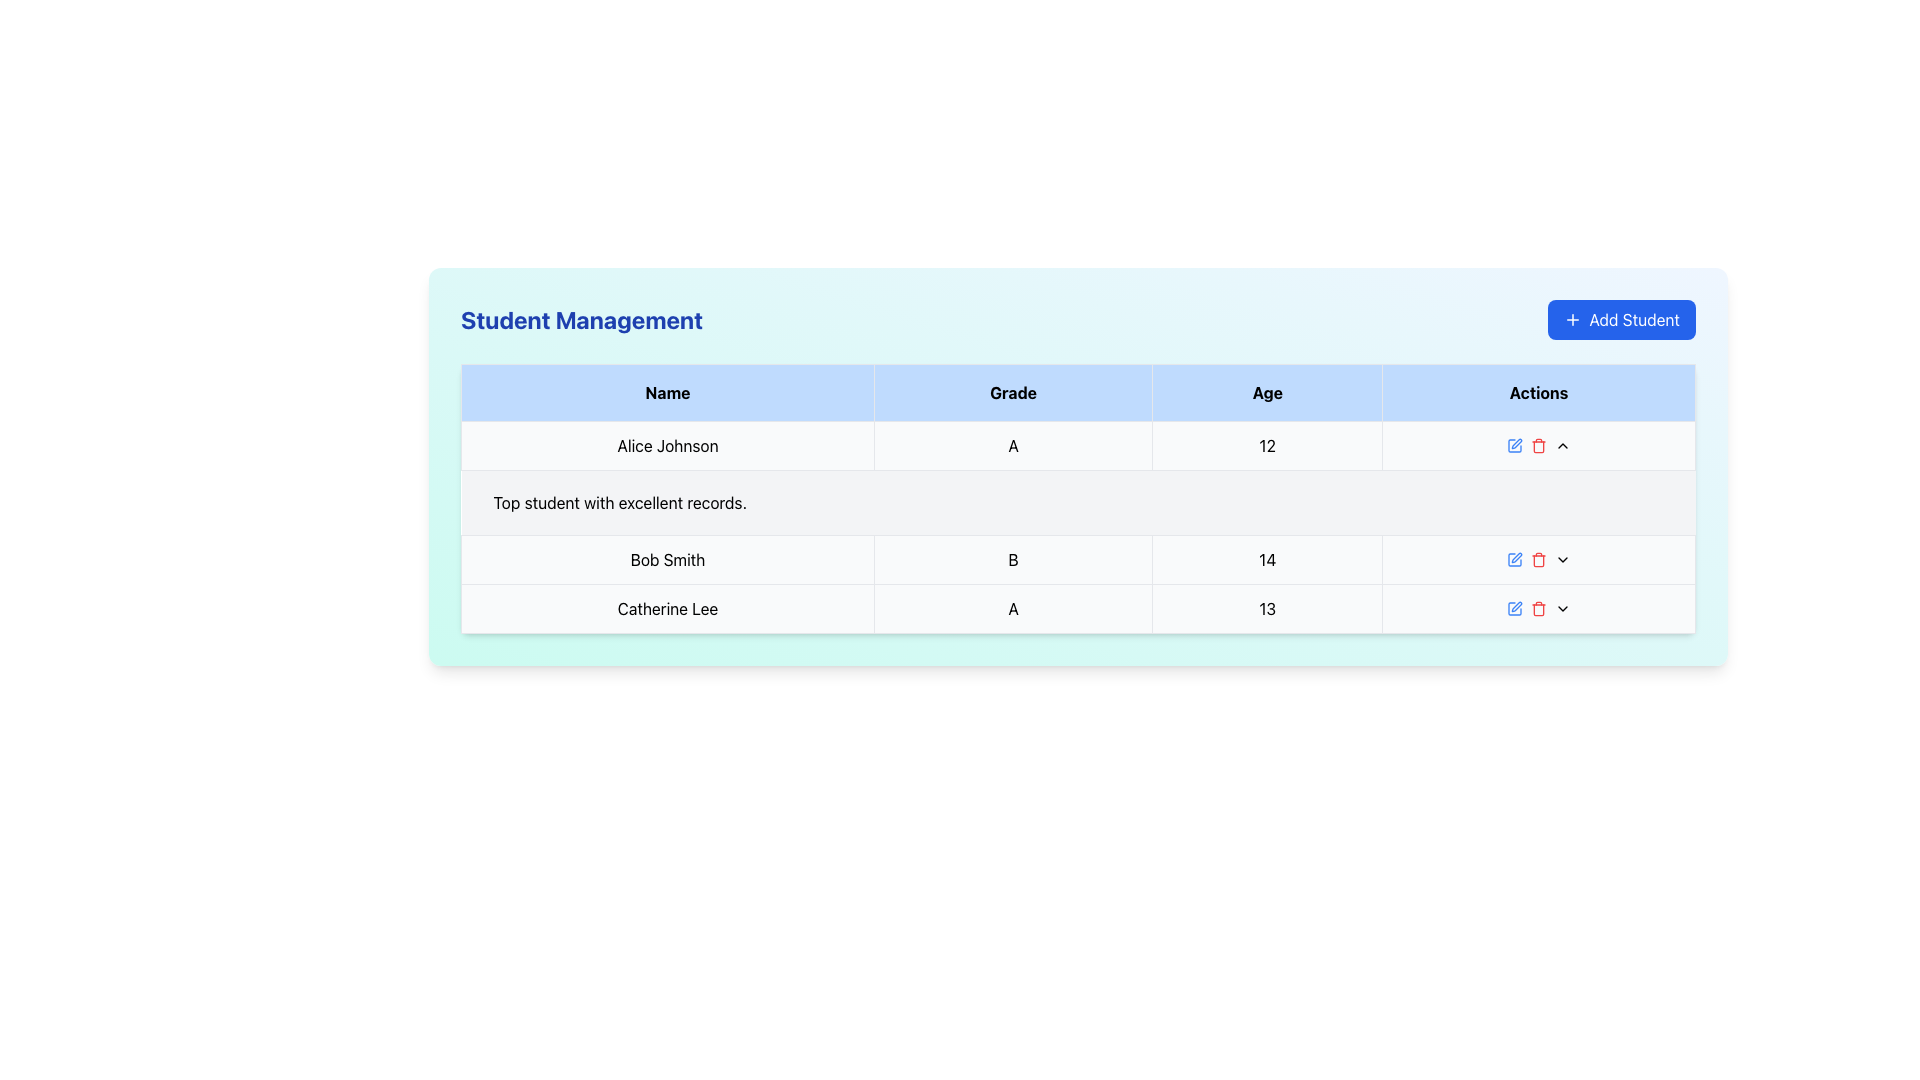 The height and width of the screenshot is (1080, 1920). What do you see at coordinates (1538, 608) in the screenshot?
I see `the red trash bin icon in the actions column of the third row of the table` at bounding box center [1538, 608].